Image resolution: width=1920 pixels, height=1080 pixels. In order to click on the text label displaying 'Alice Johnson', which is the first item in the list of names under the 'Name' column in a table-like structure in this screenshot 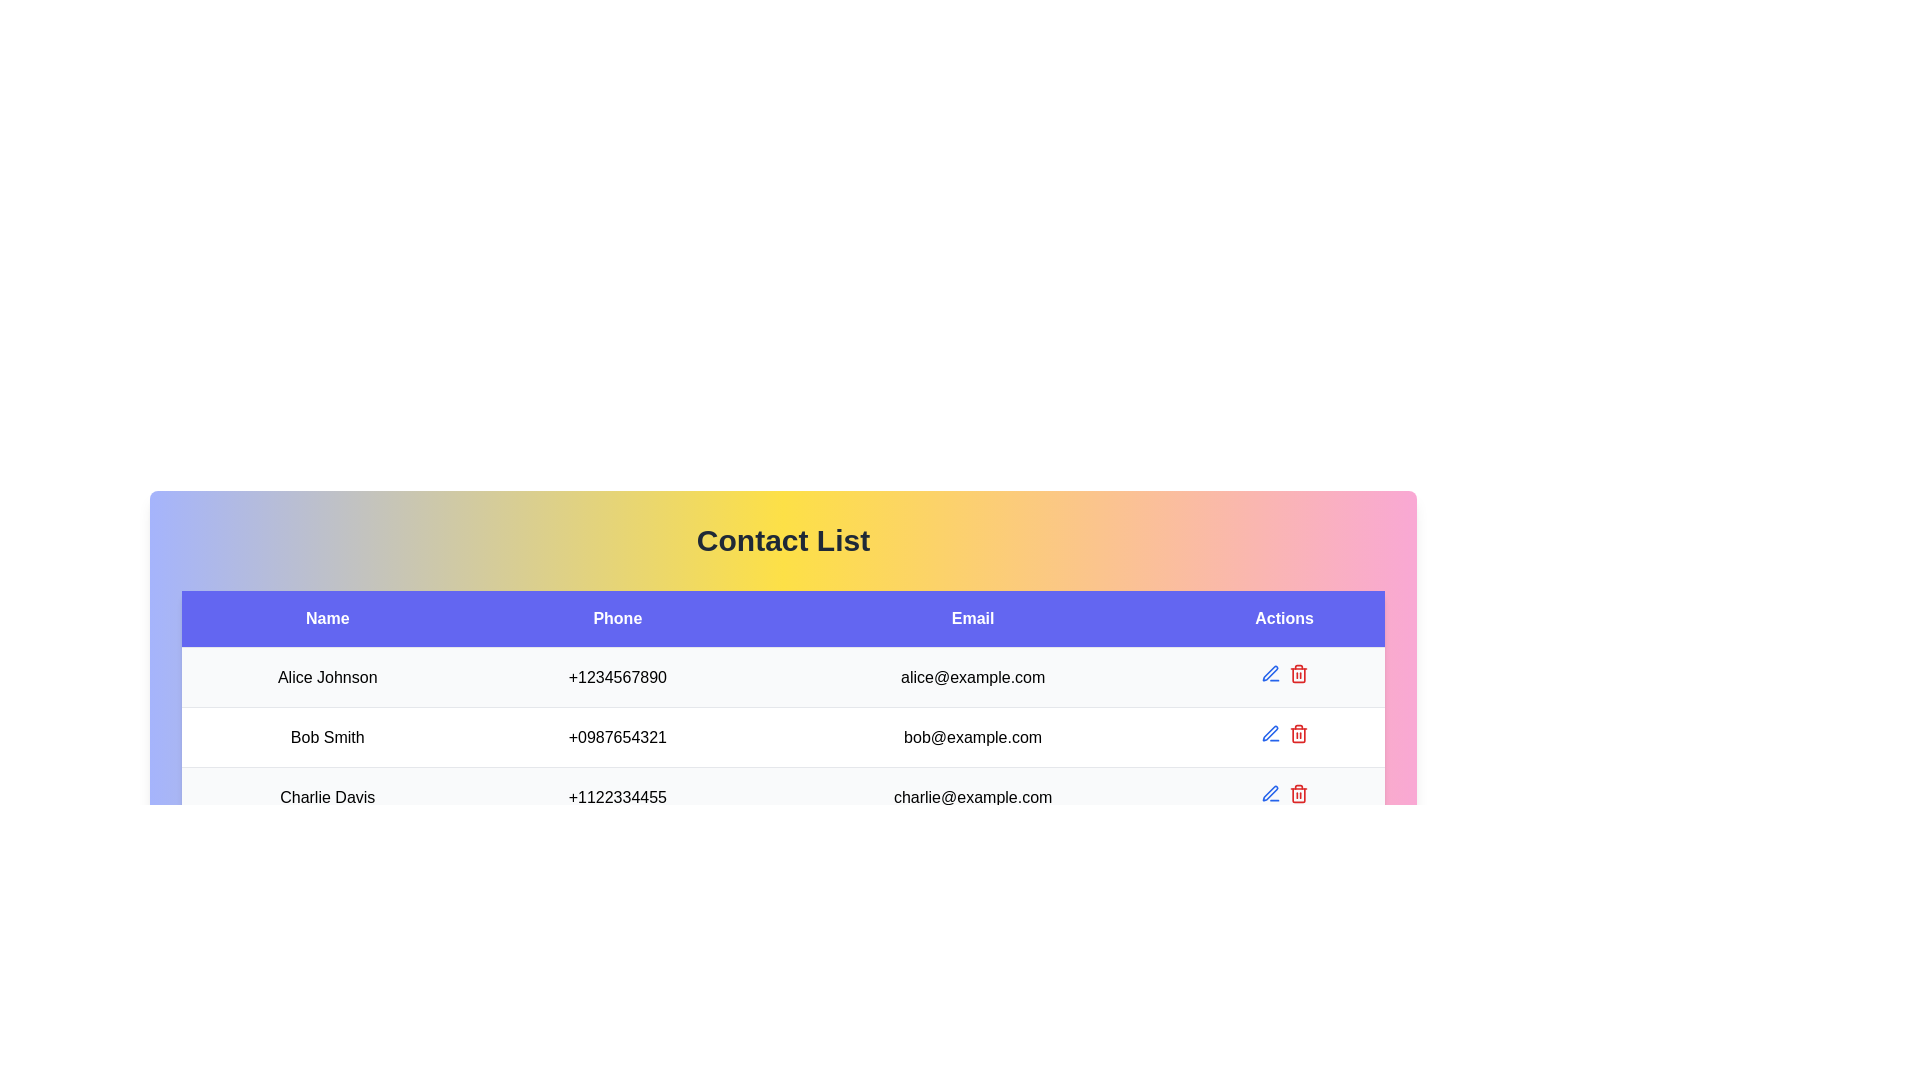, I will do `click(327, 676)`.